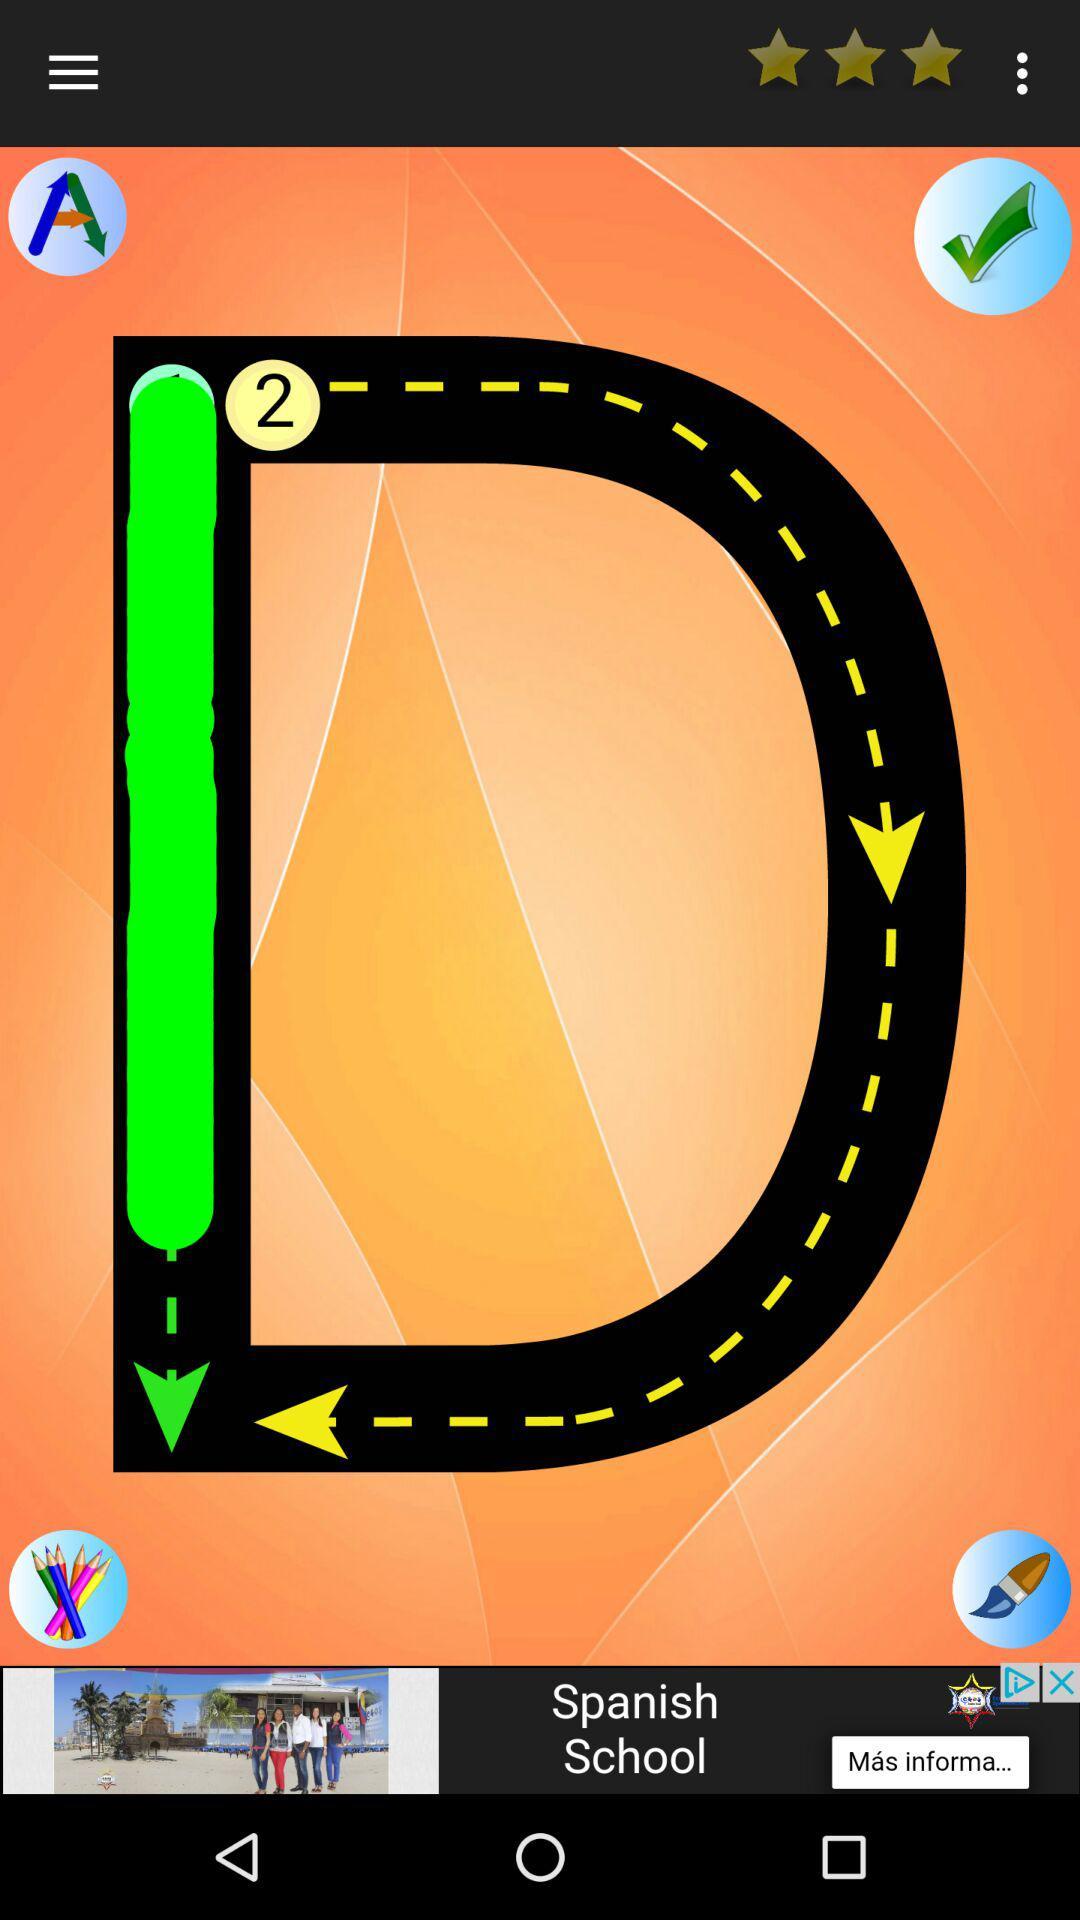  What do you see at coordinates (1011, 1588) in the screenshot?
I see `changes color` at bounding box center [1011, 1588].